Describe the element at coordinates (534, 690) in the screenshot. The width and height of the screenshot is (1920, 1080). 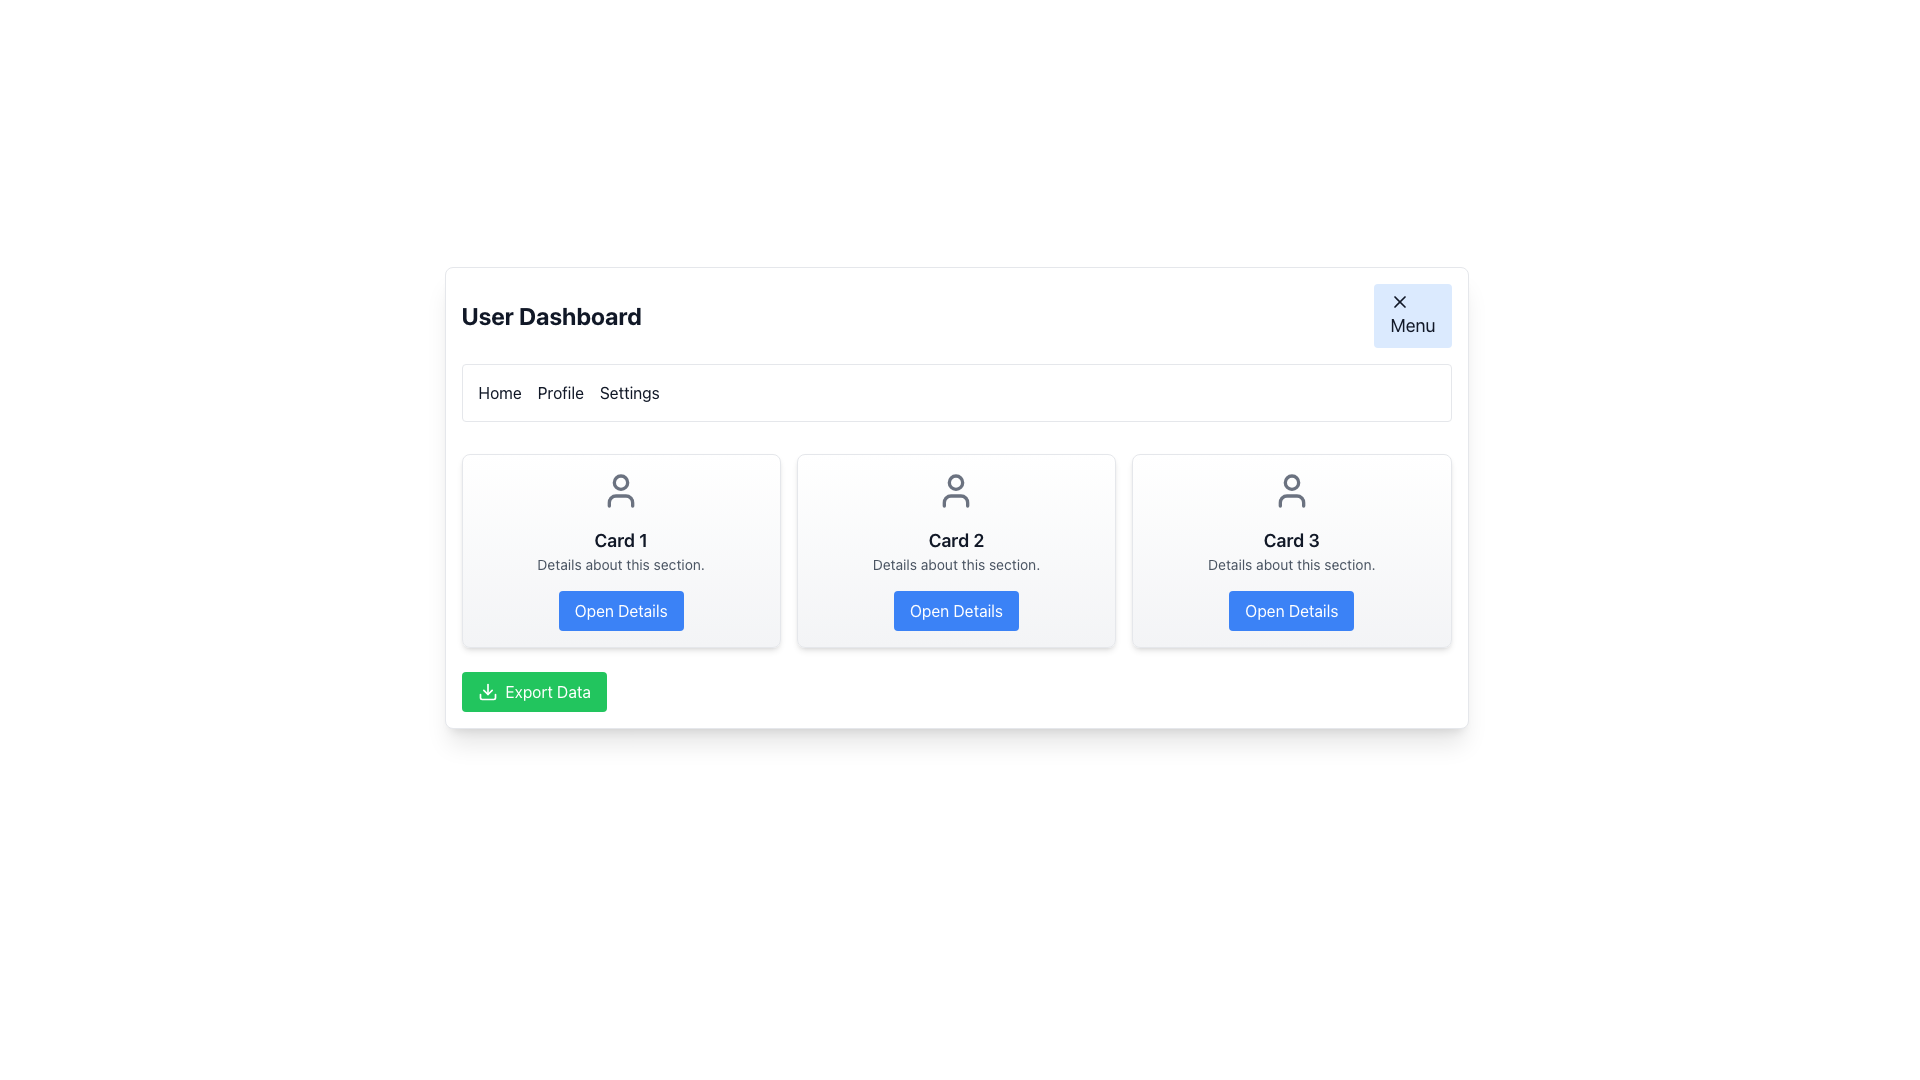
I see `the data export button located at the bottom-left section of the interface, directly underneath the row of informational cards labeled as 'Card 1', 'Card 2', and 'Card 3'` at that location.